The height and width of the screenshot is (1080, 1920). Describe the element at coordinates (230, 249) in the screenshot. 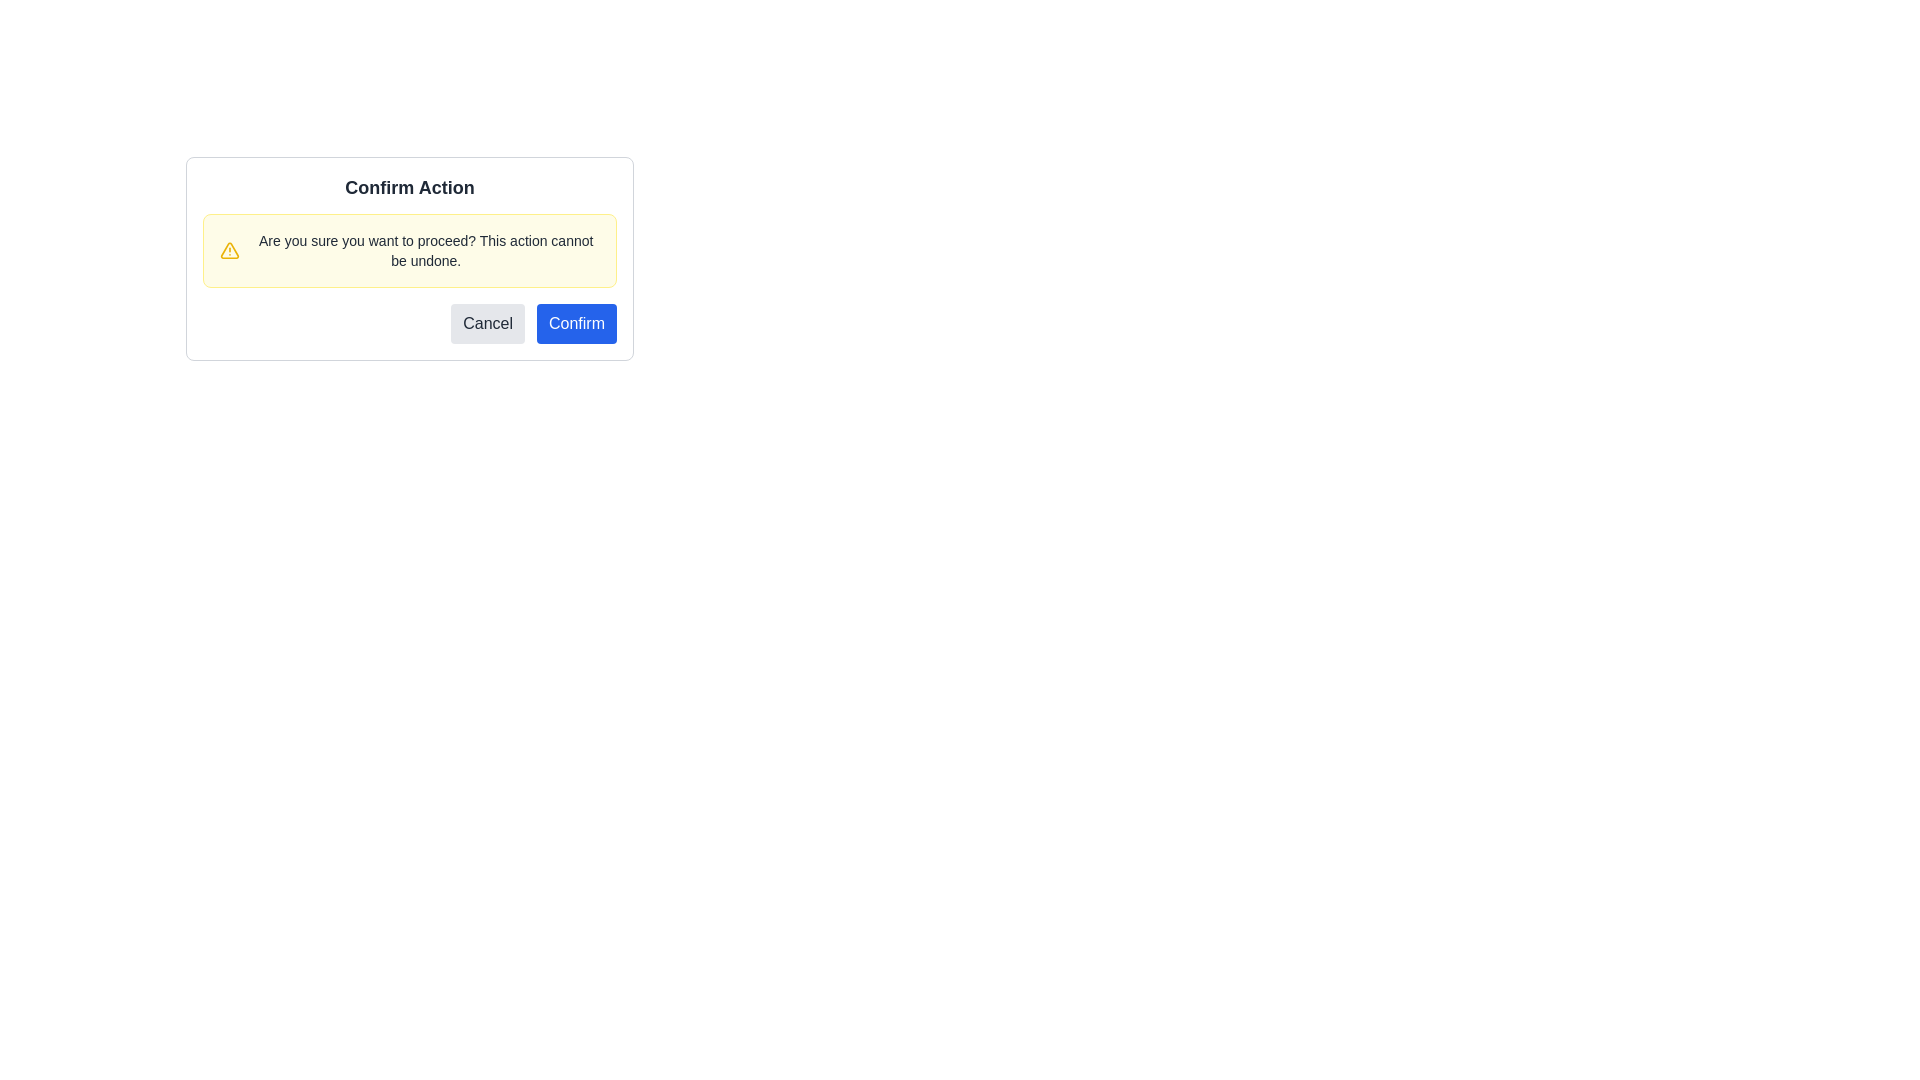

I see `the alert icon, which is a yellow outlined triangle with an exclamation mark inside, located to the far left of the warning text in the modal dialog titled 'Confirm Action'` at that location.